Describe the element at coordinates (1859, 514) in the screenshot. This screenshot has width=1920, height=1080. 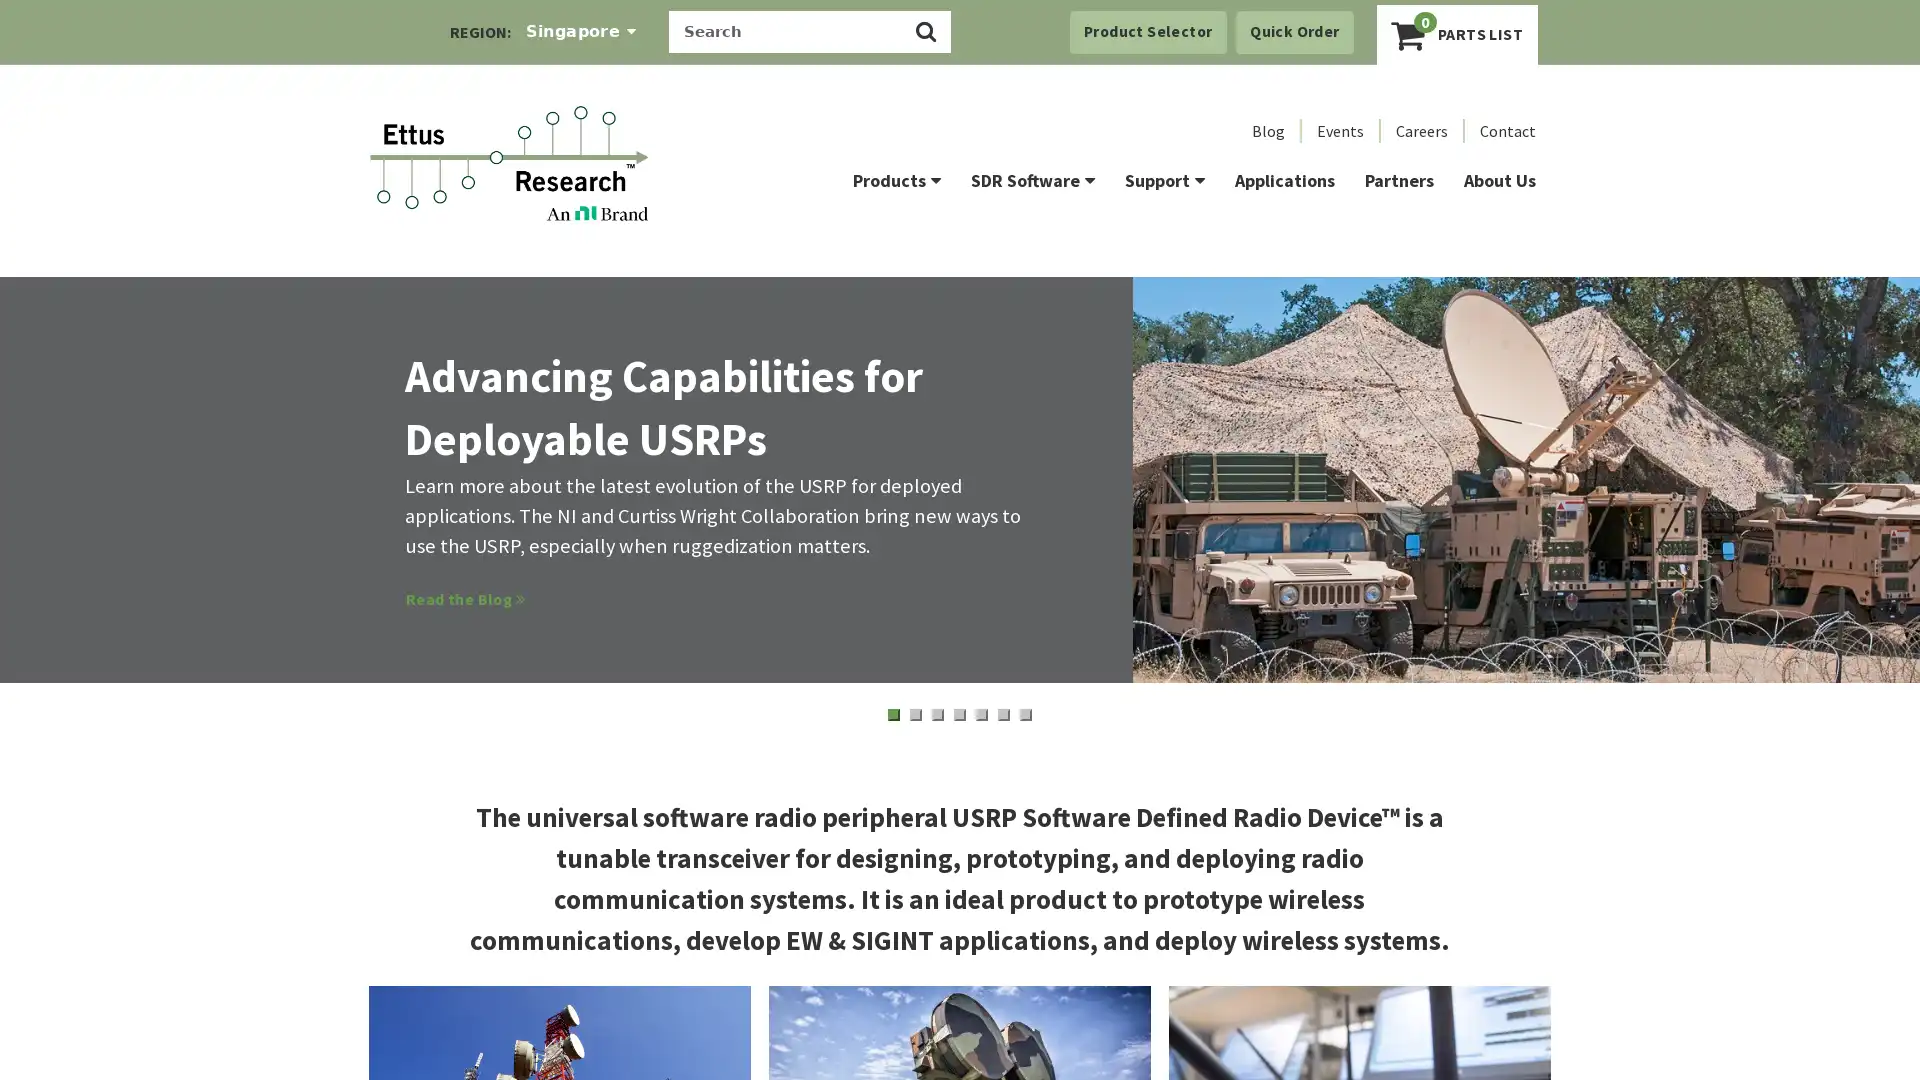
I see `Next` at that location.